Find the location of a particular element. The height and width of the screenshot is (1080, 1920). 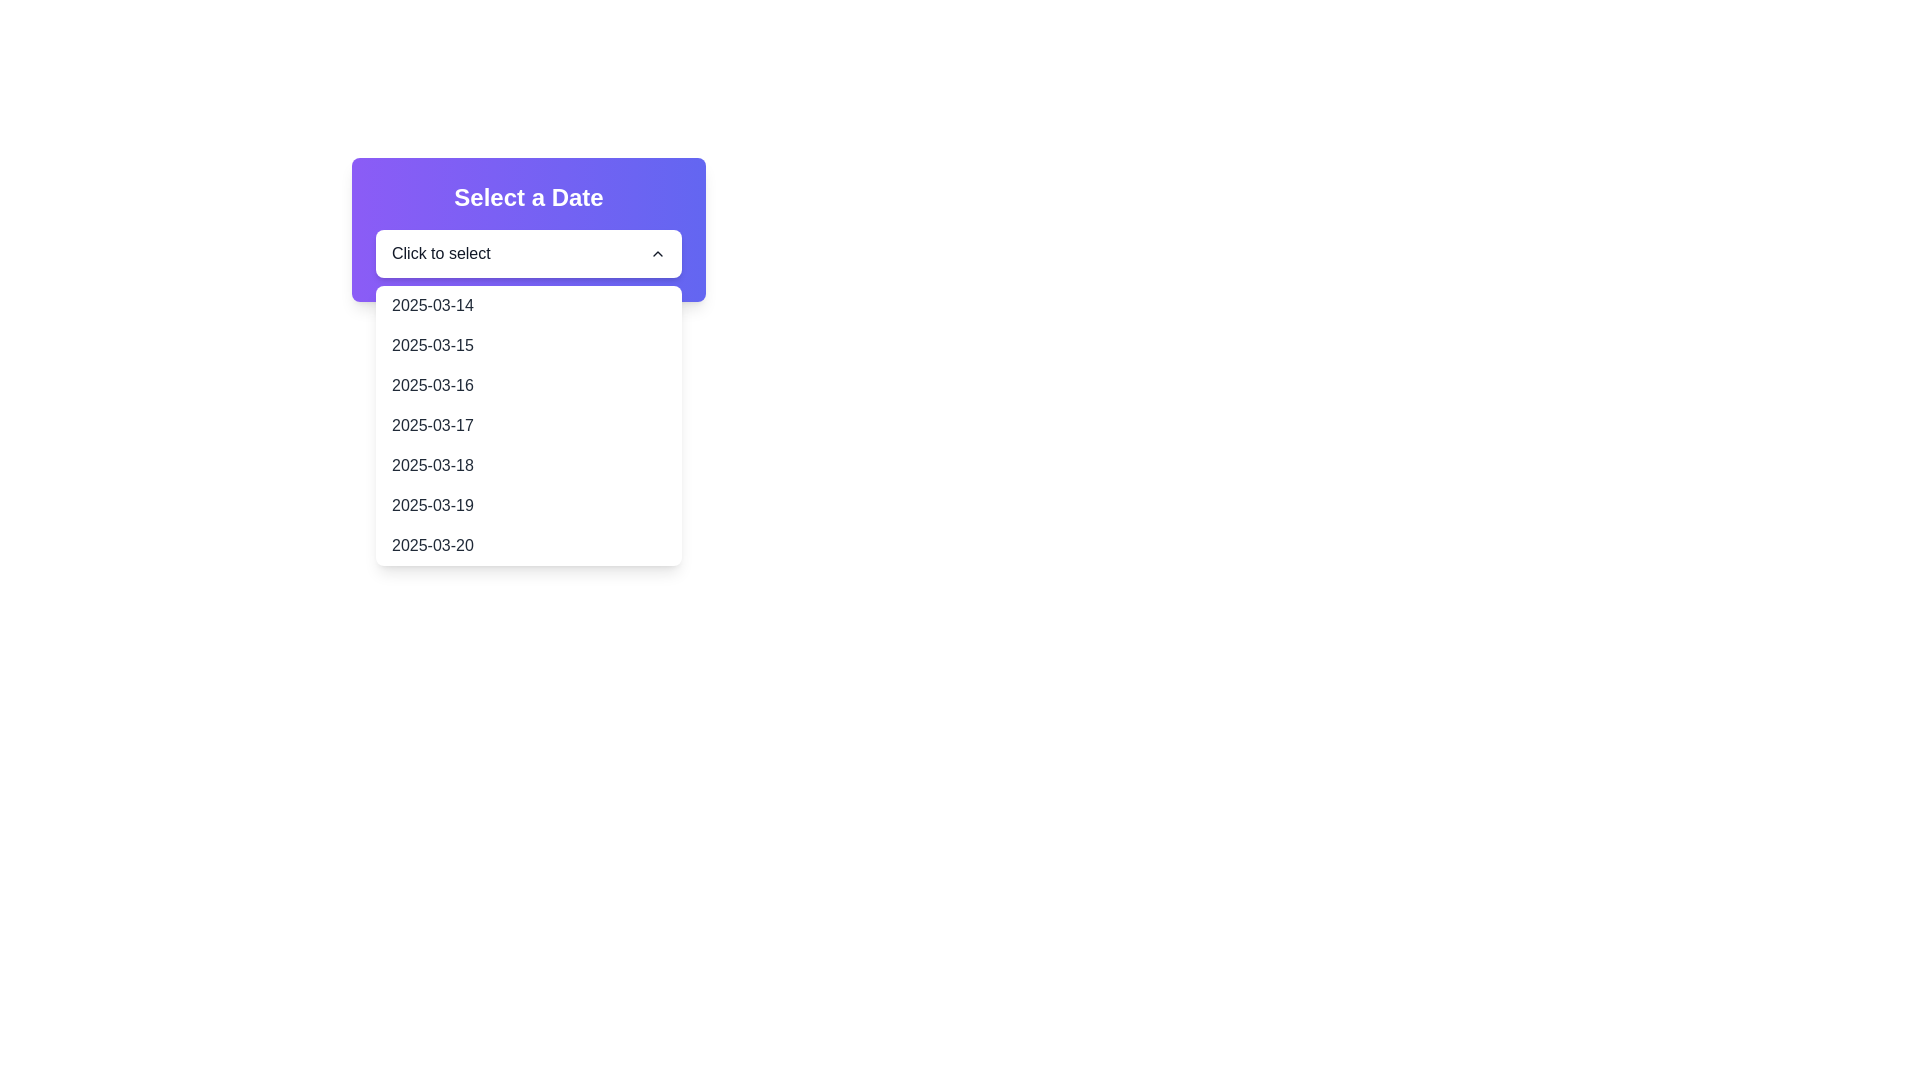

the clickable list item displaying '2025-03-15' in the drop-down menu is located at coordinates (431, 345).